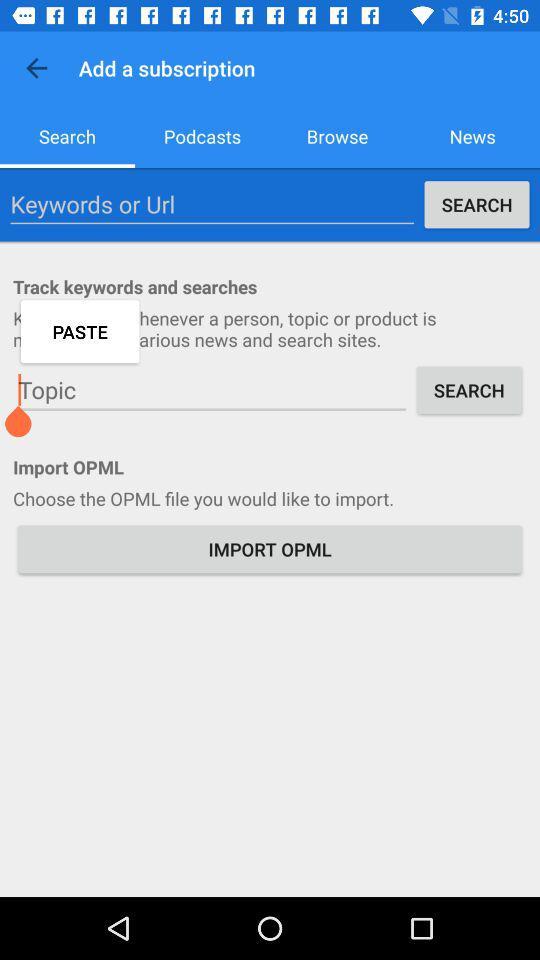 Image resolution: width=540 pixels, height=960 pixels. Describe the element at coordinates (202, 135) in the screenshot. I see `podcasts icon` at that location.